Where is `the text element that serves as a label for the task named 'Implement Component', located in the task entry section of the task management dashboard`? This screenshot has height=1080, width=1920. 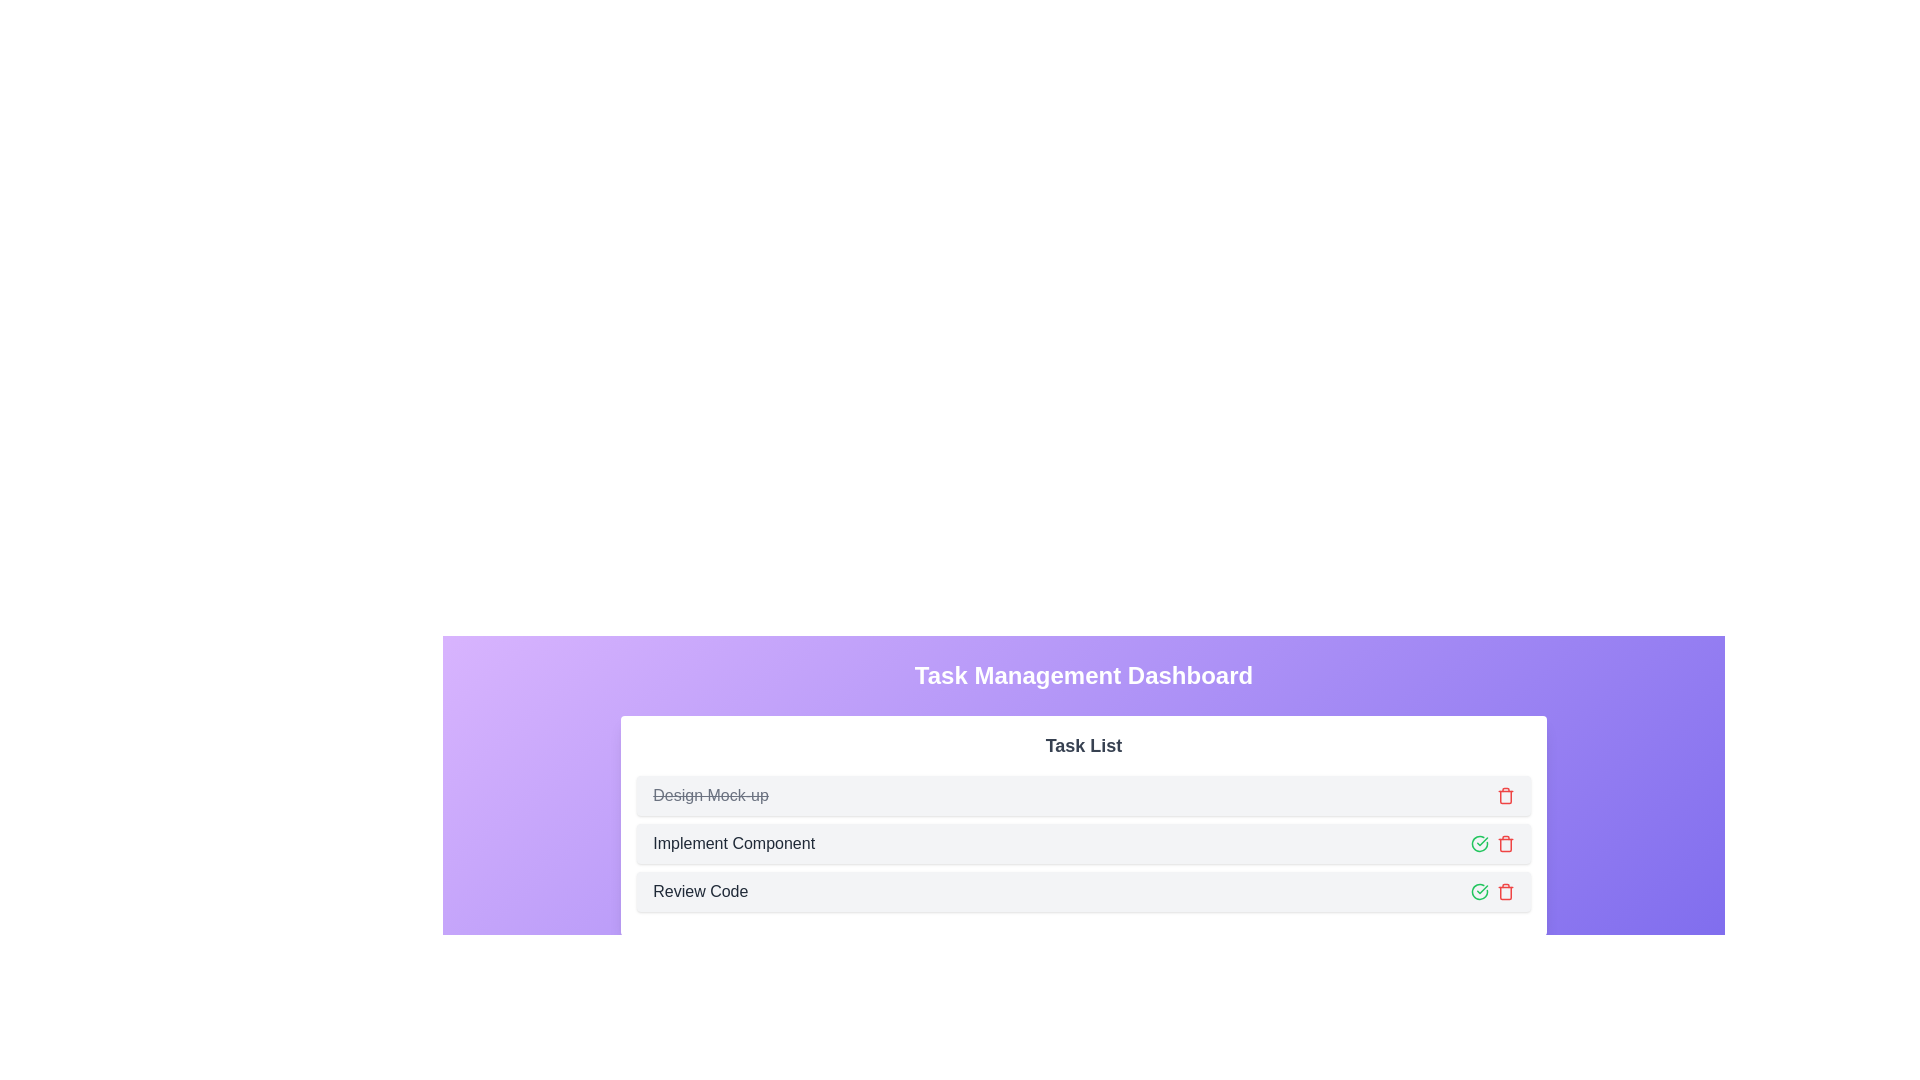 the text element that serves as a label for the task named 'Implement Component', located in the task entry section of the task management dashboard is located at coordinates (733, 844).